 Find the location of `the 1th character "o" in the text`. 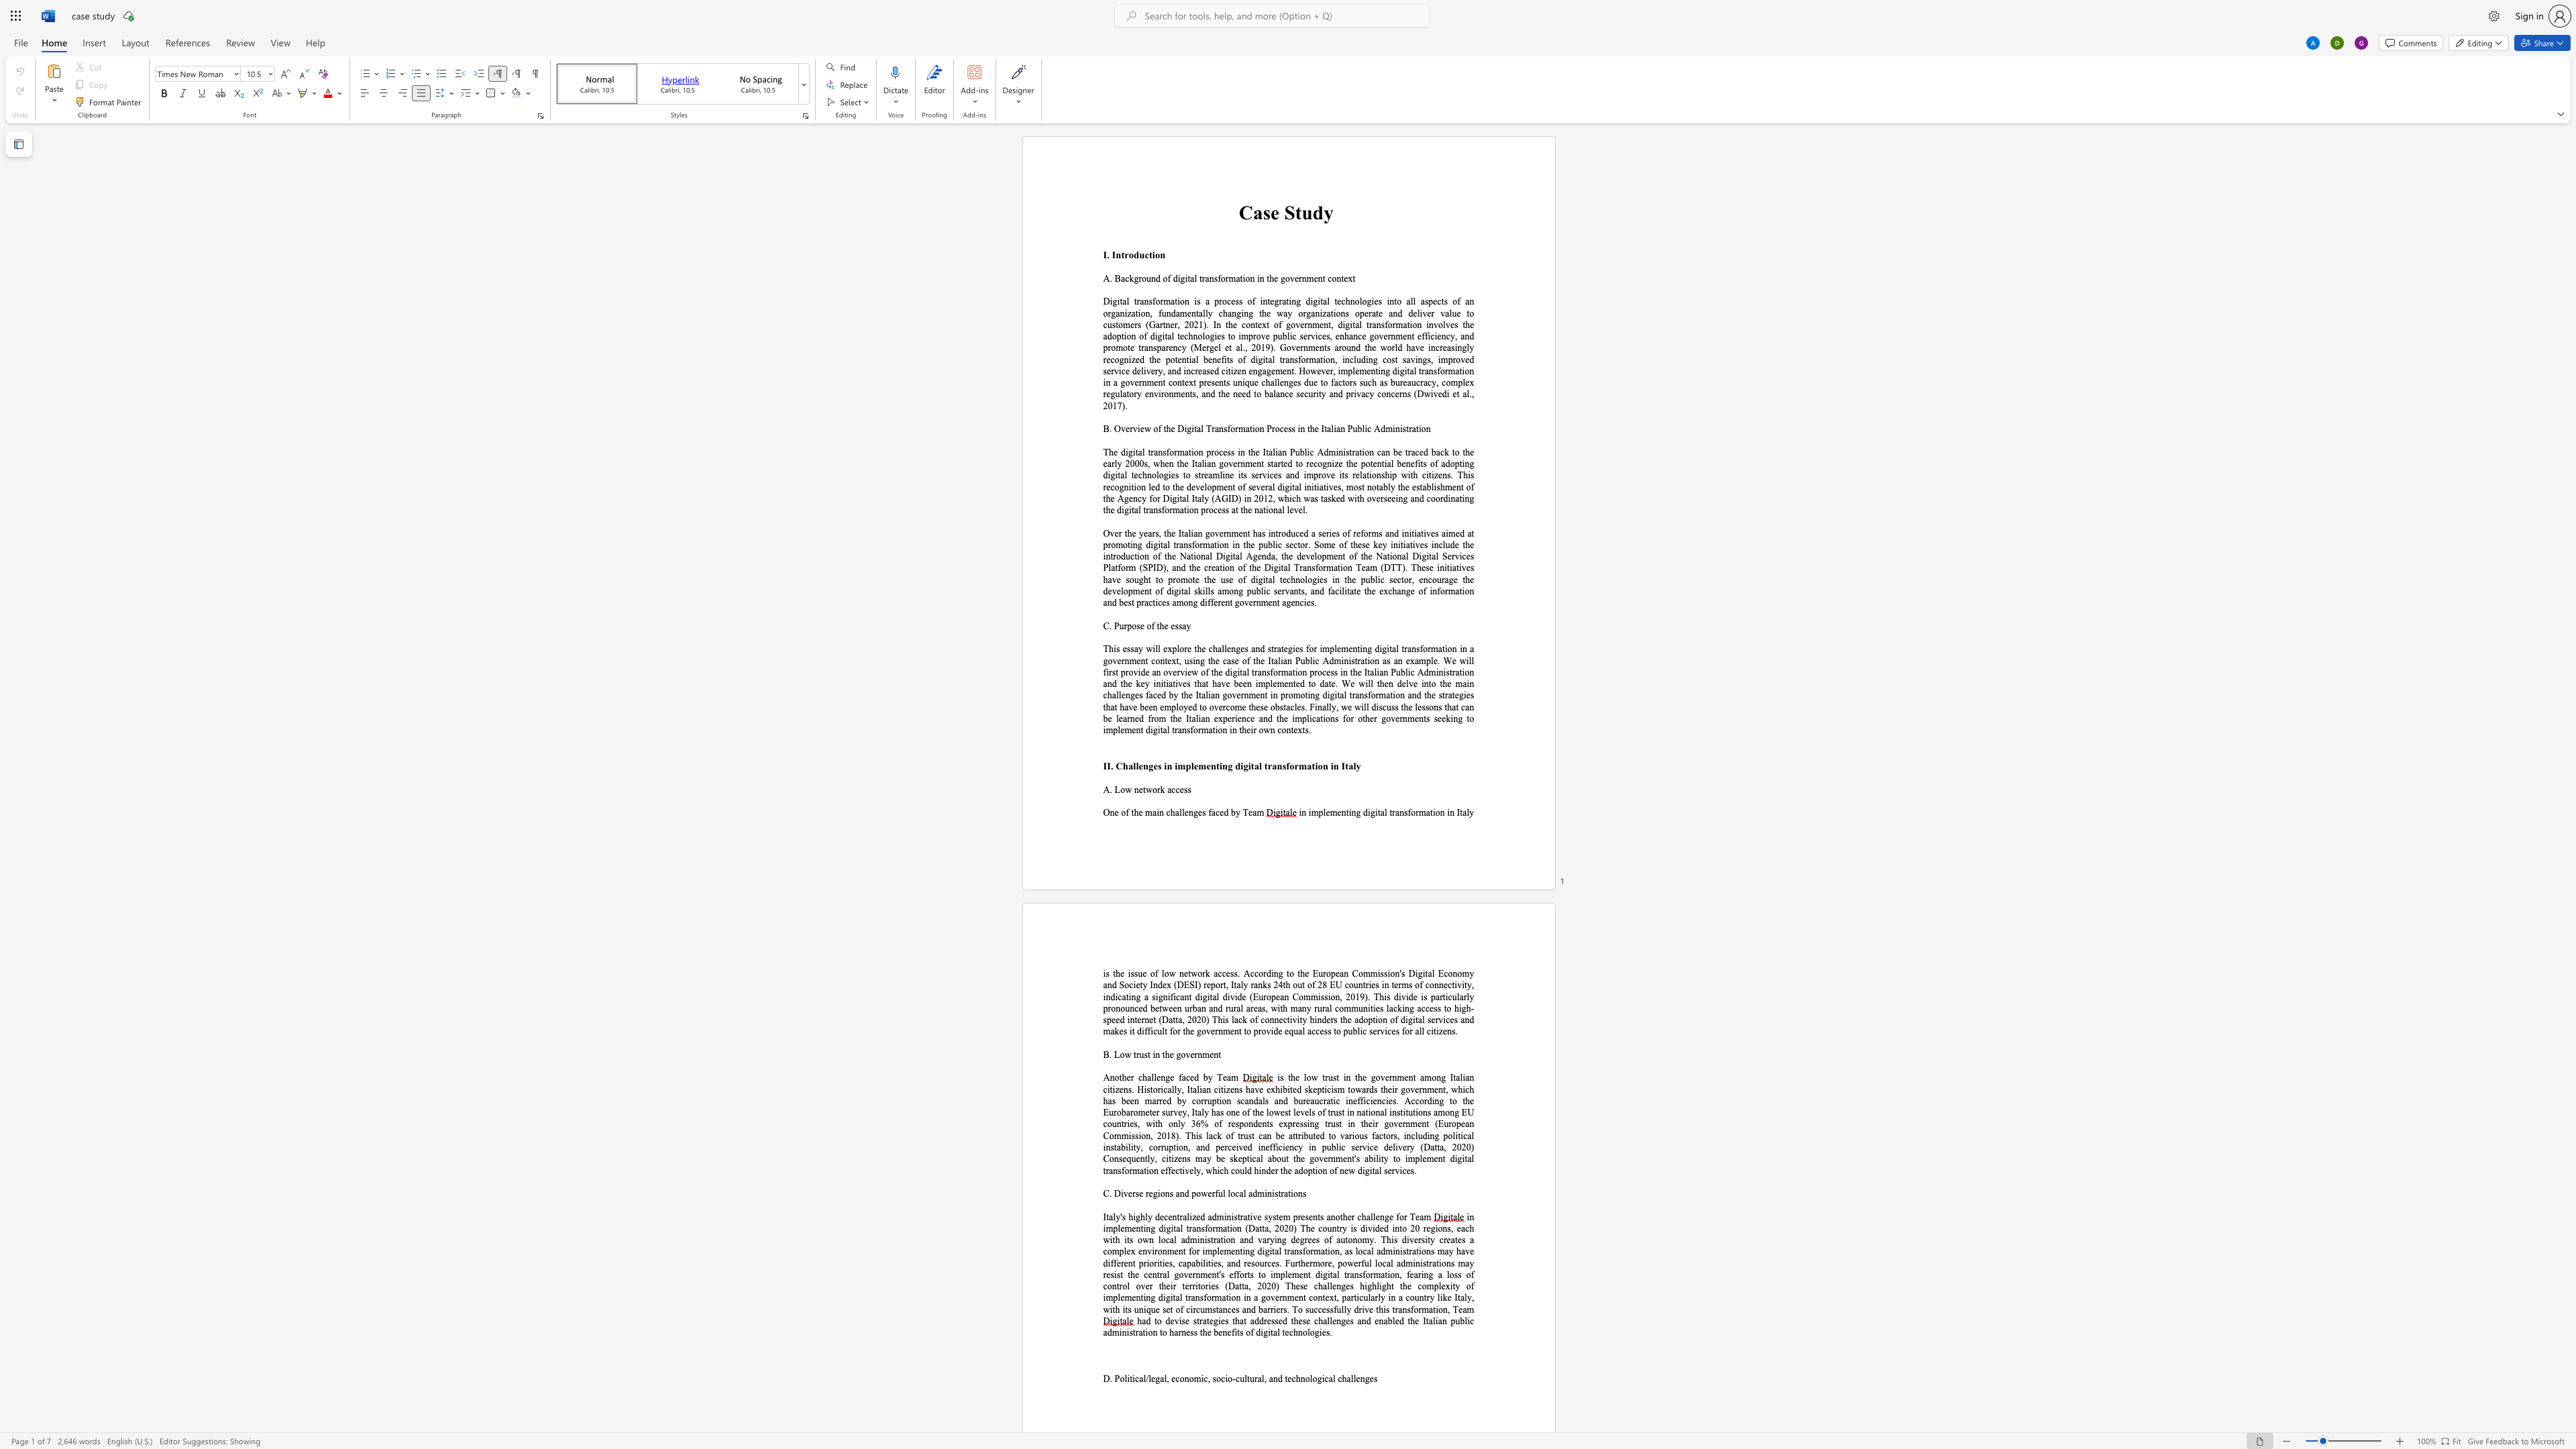

the 1th character "o" in the text is located at coordinates (1116, 1077).